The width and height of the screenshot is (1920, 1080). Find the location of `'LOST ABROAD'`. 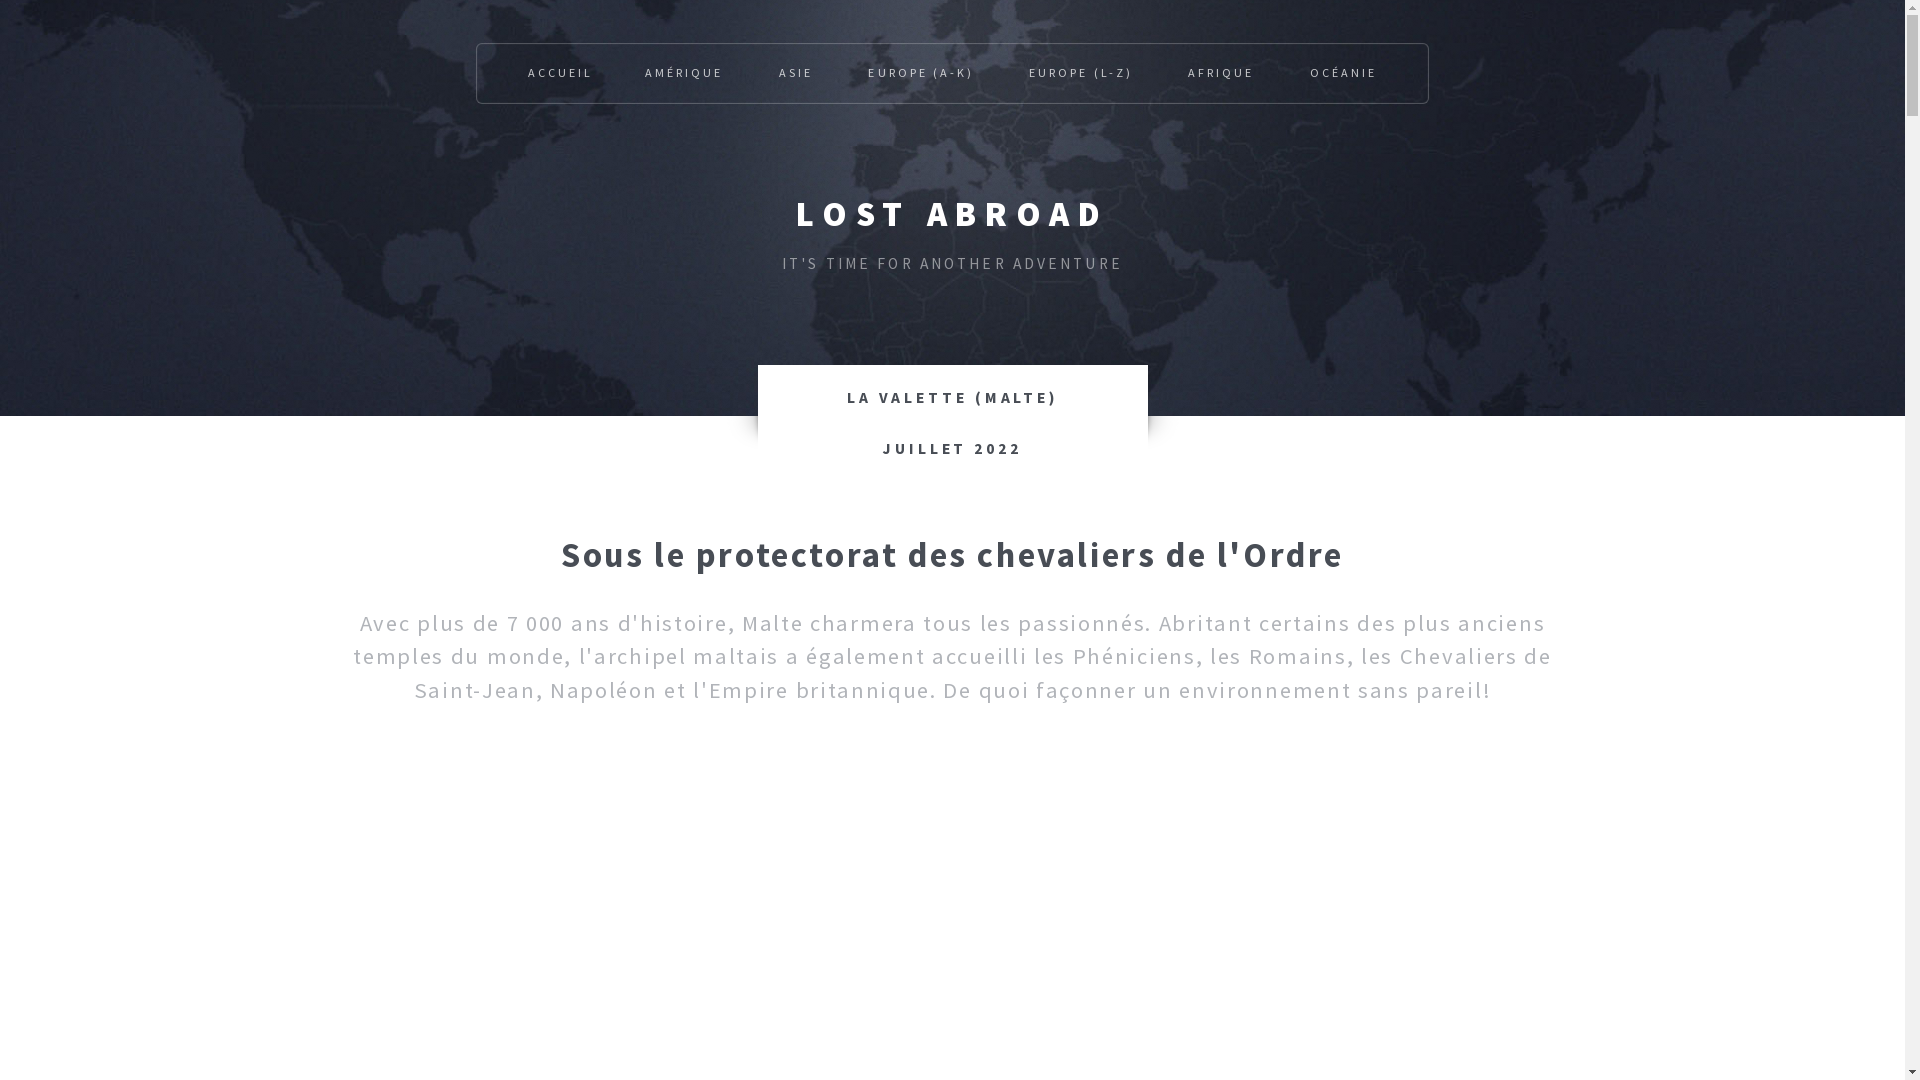

'LOST ABROAD' is located at coordinates (950, 213).